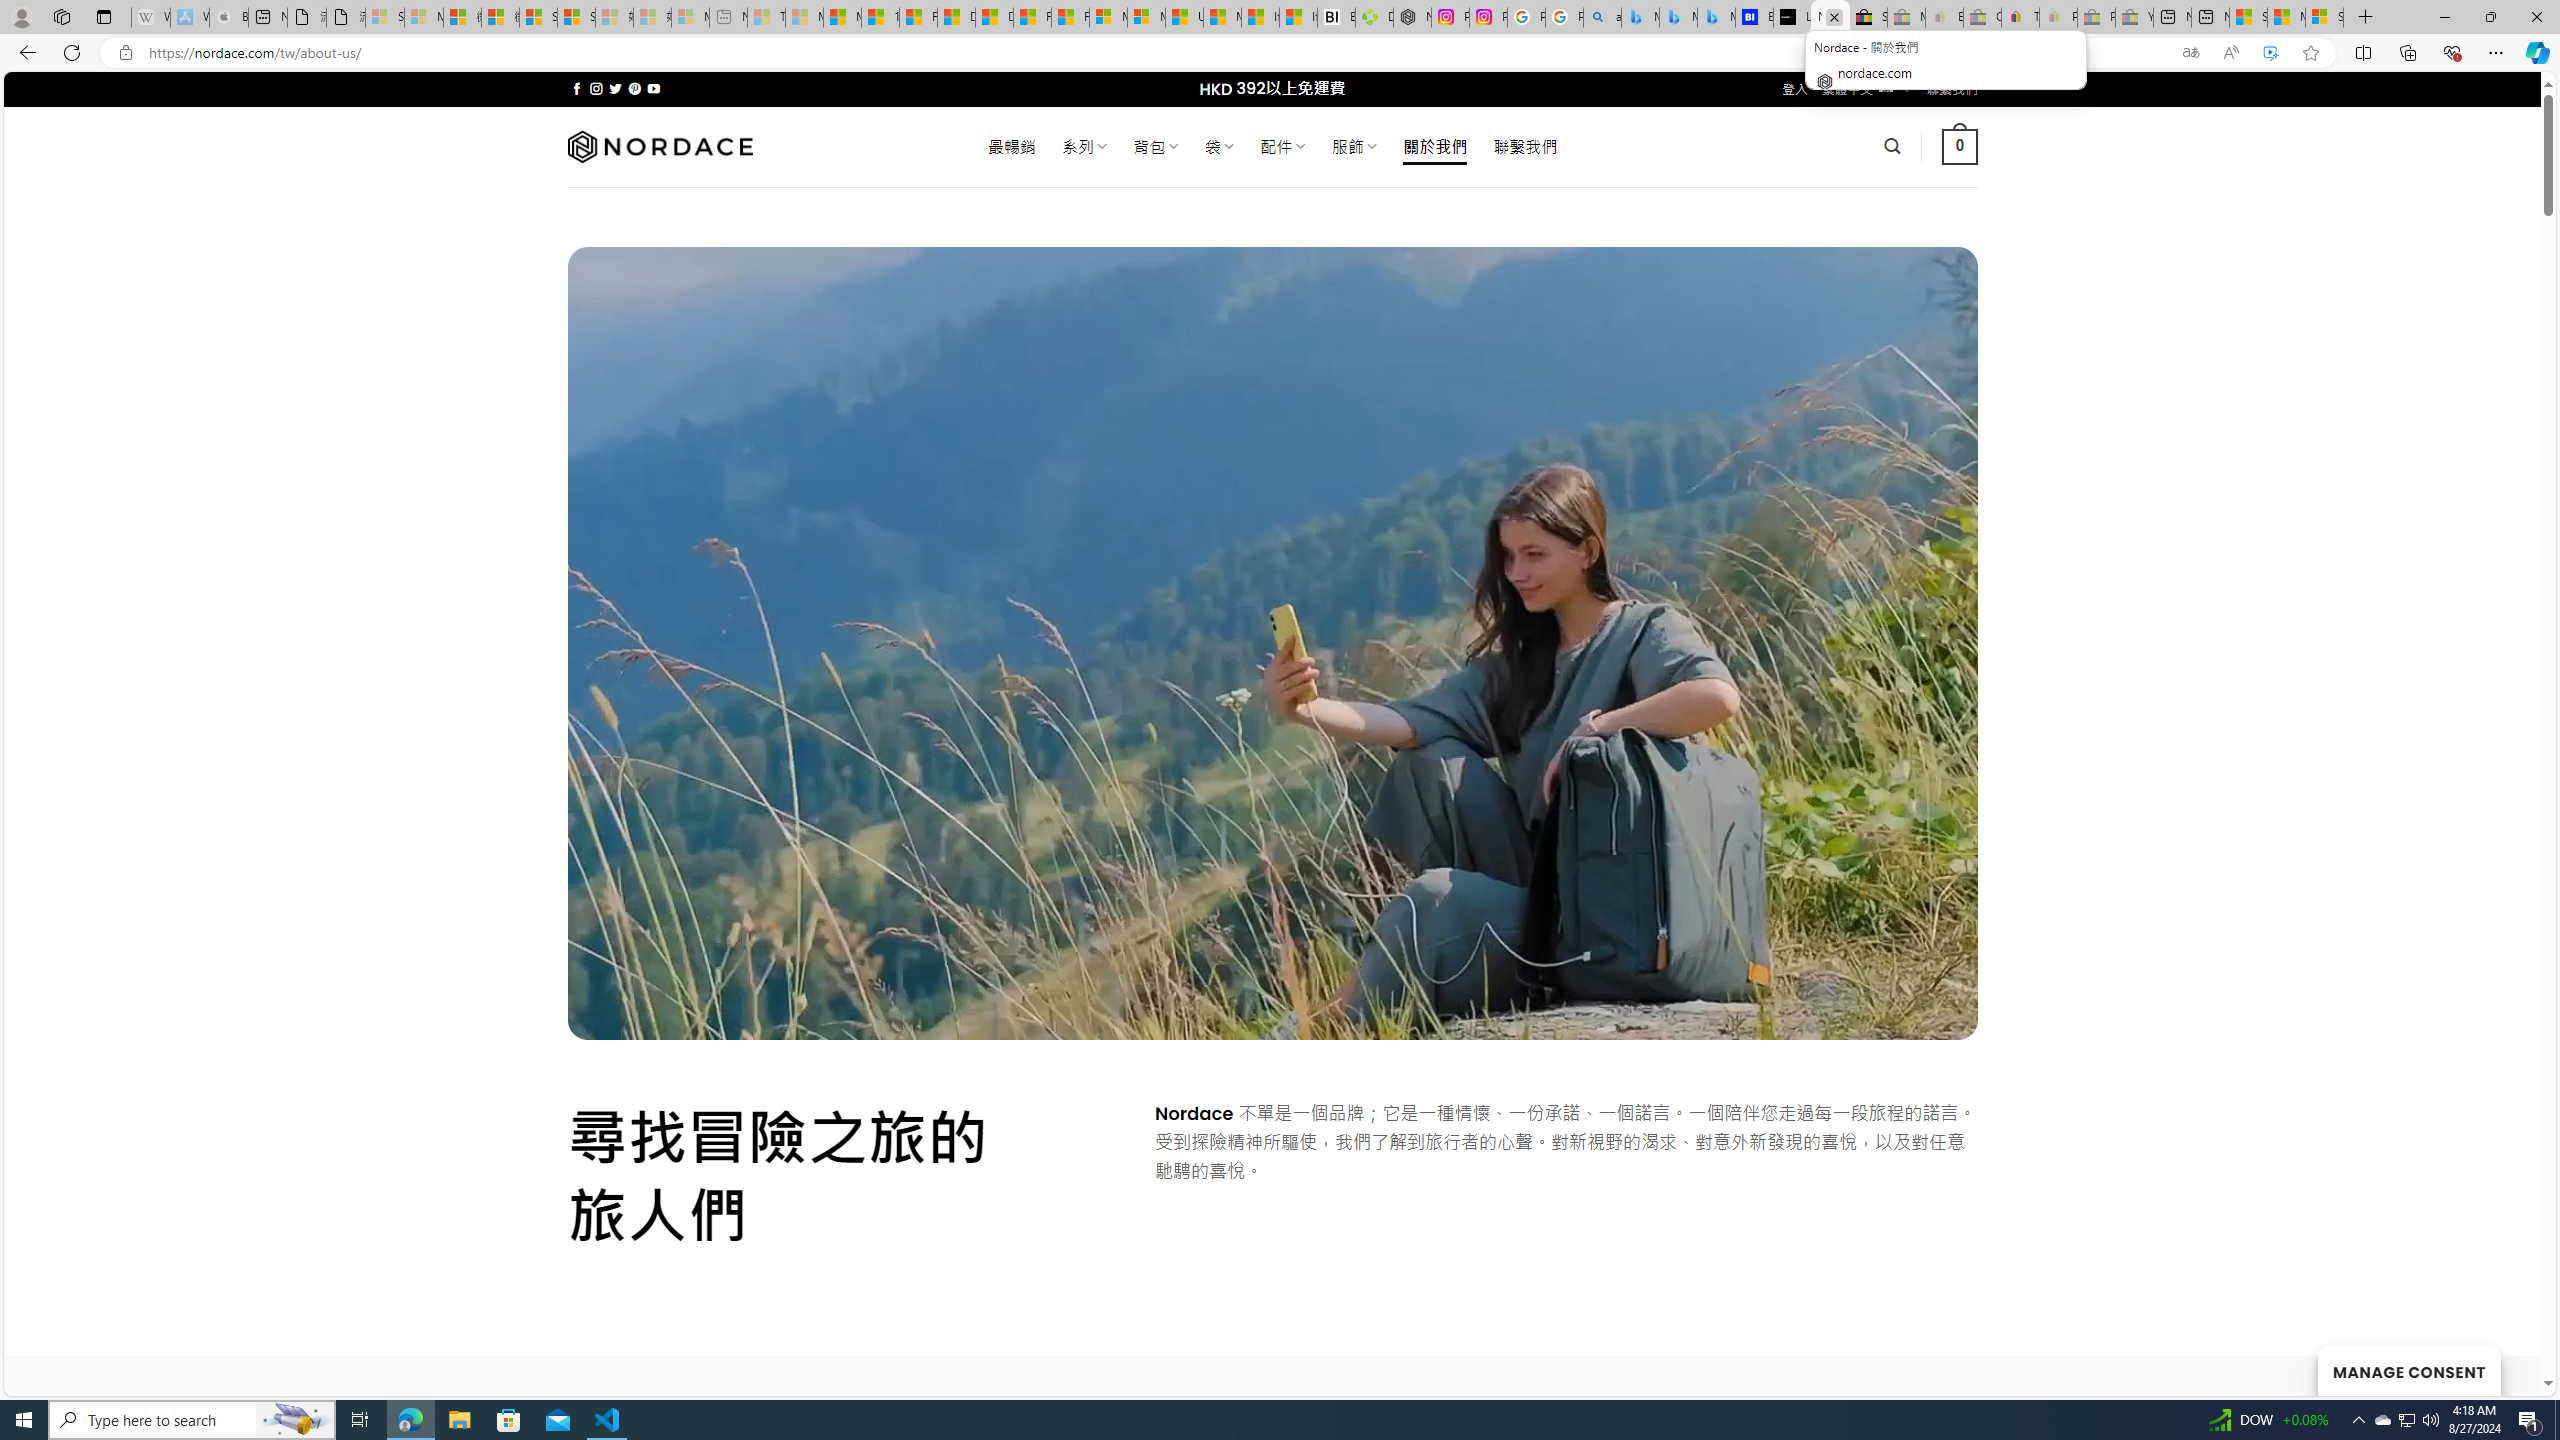 The width and height of the screenshot is (2560, 1440). I want to click on 'Buy iPad - Apple - Sleeping', so click(228, 16).